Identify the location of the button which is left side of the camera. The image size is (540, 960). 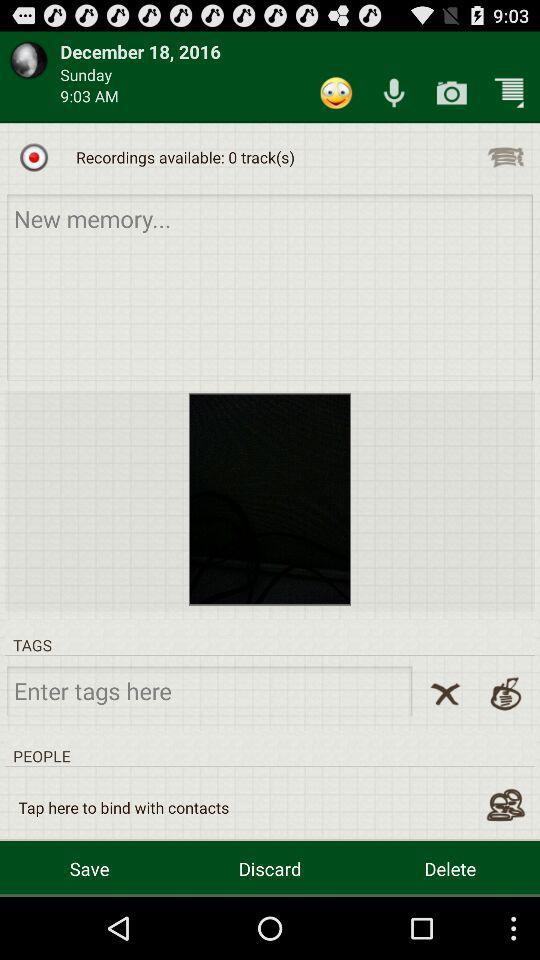
(393, 93).